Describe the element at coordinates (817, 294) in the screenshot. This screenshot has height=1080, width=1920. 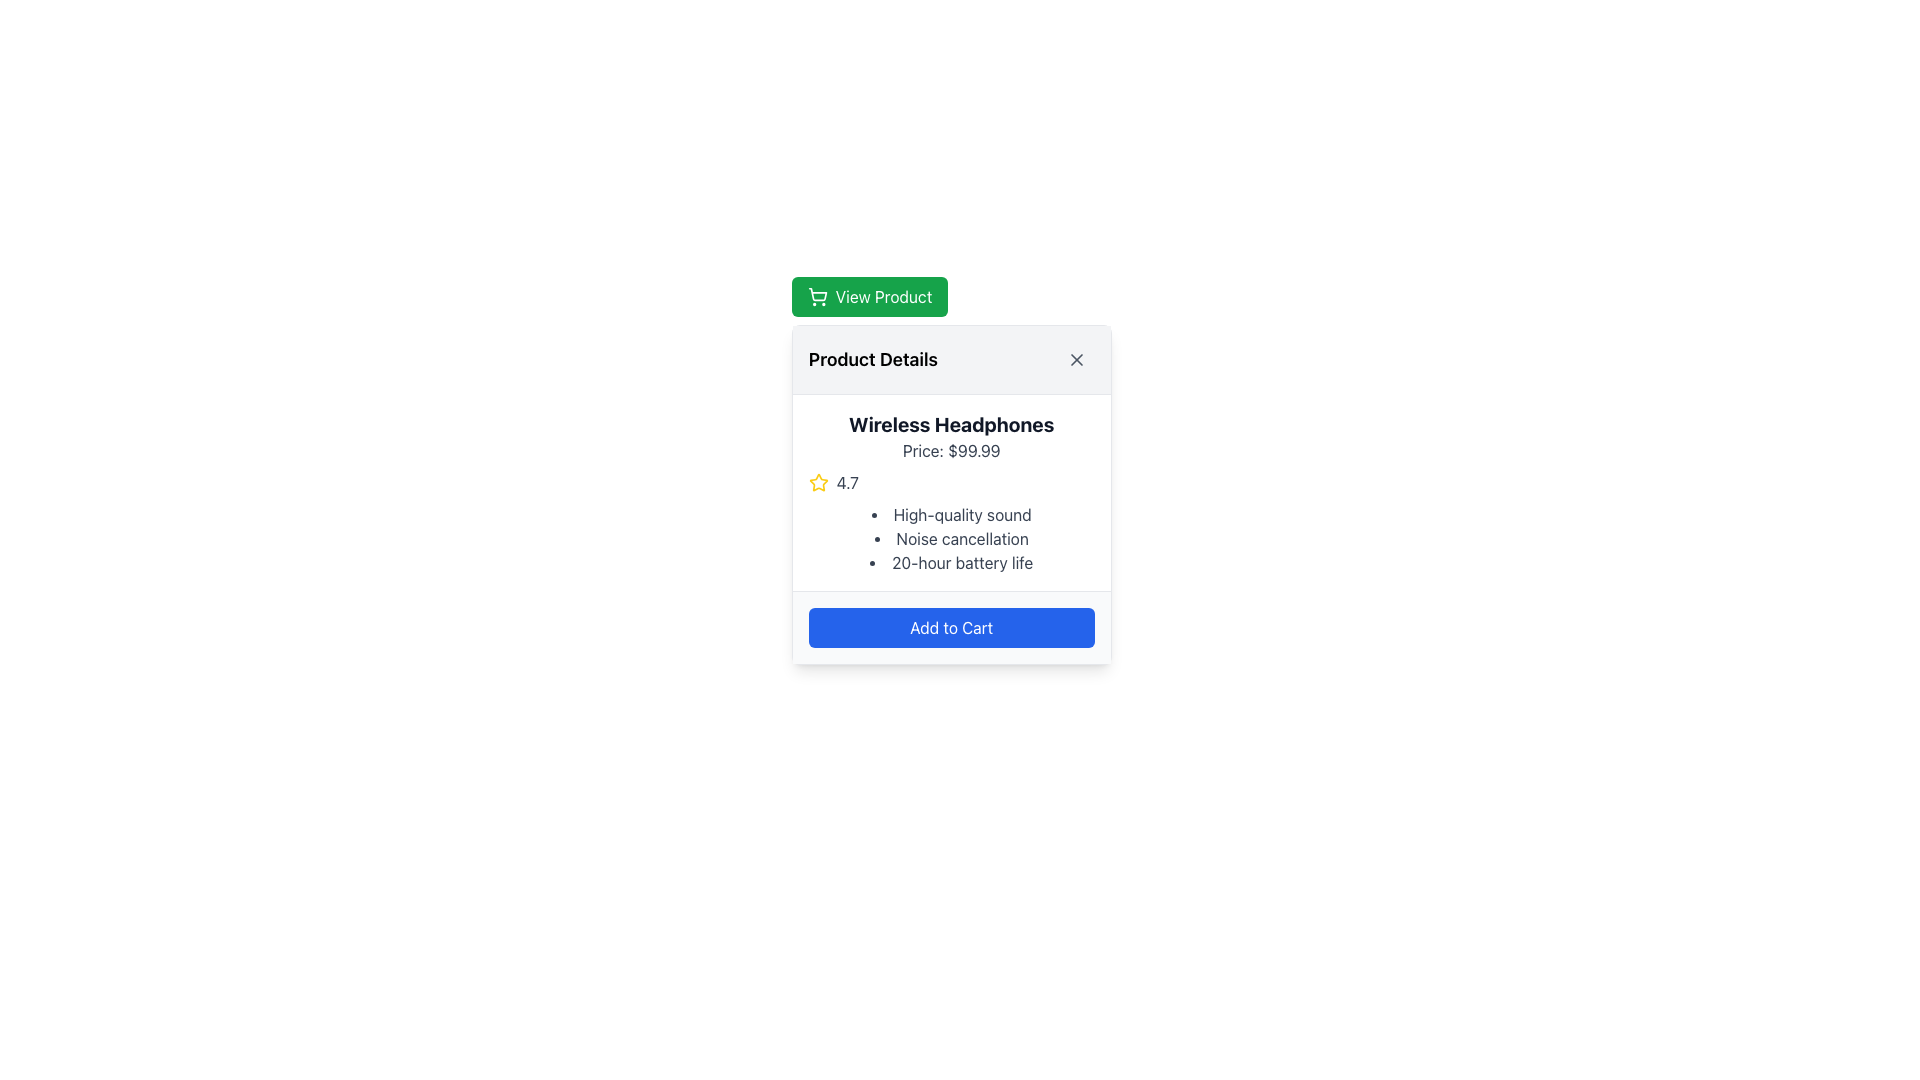
I see `the shopping cart outline SVG icon, which is part of the 'View Product' button located on the left side of the button` at that location.